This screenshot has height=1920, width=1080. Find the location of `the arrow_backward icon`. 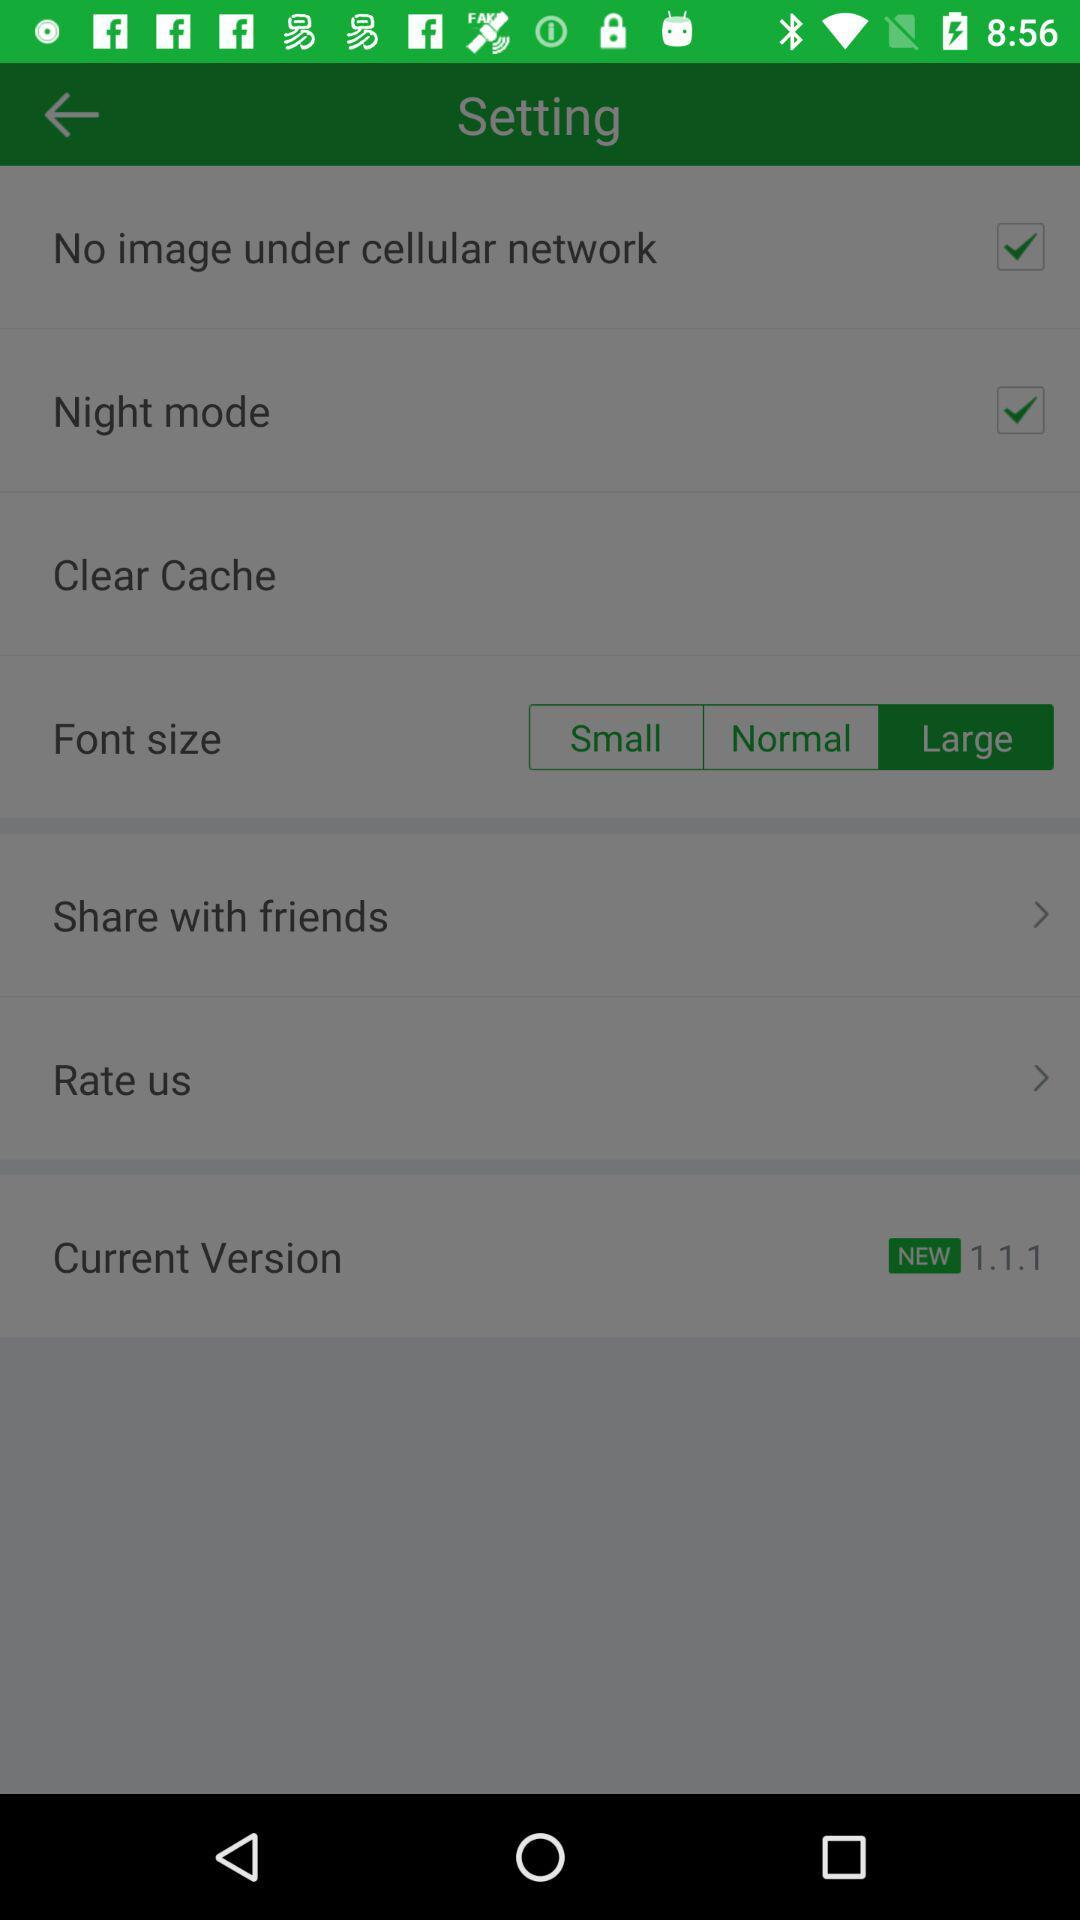

the arrow_backward icon is located at coordinates (70, 113).